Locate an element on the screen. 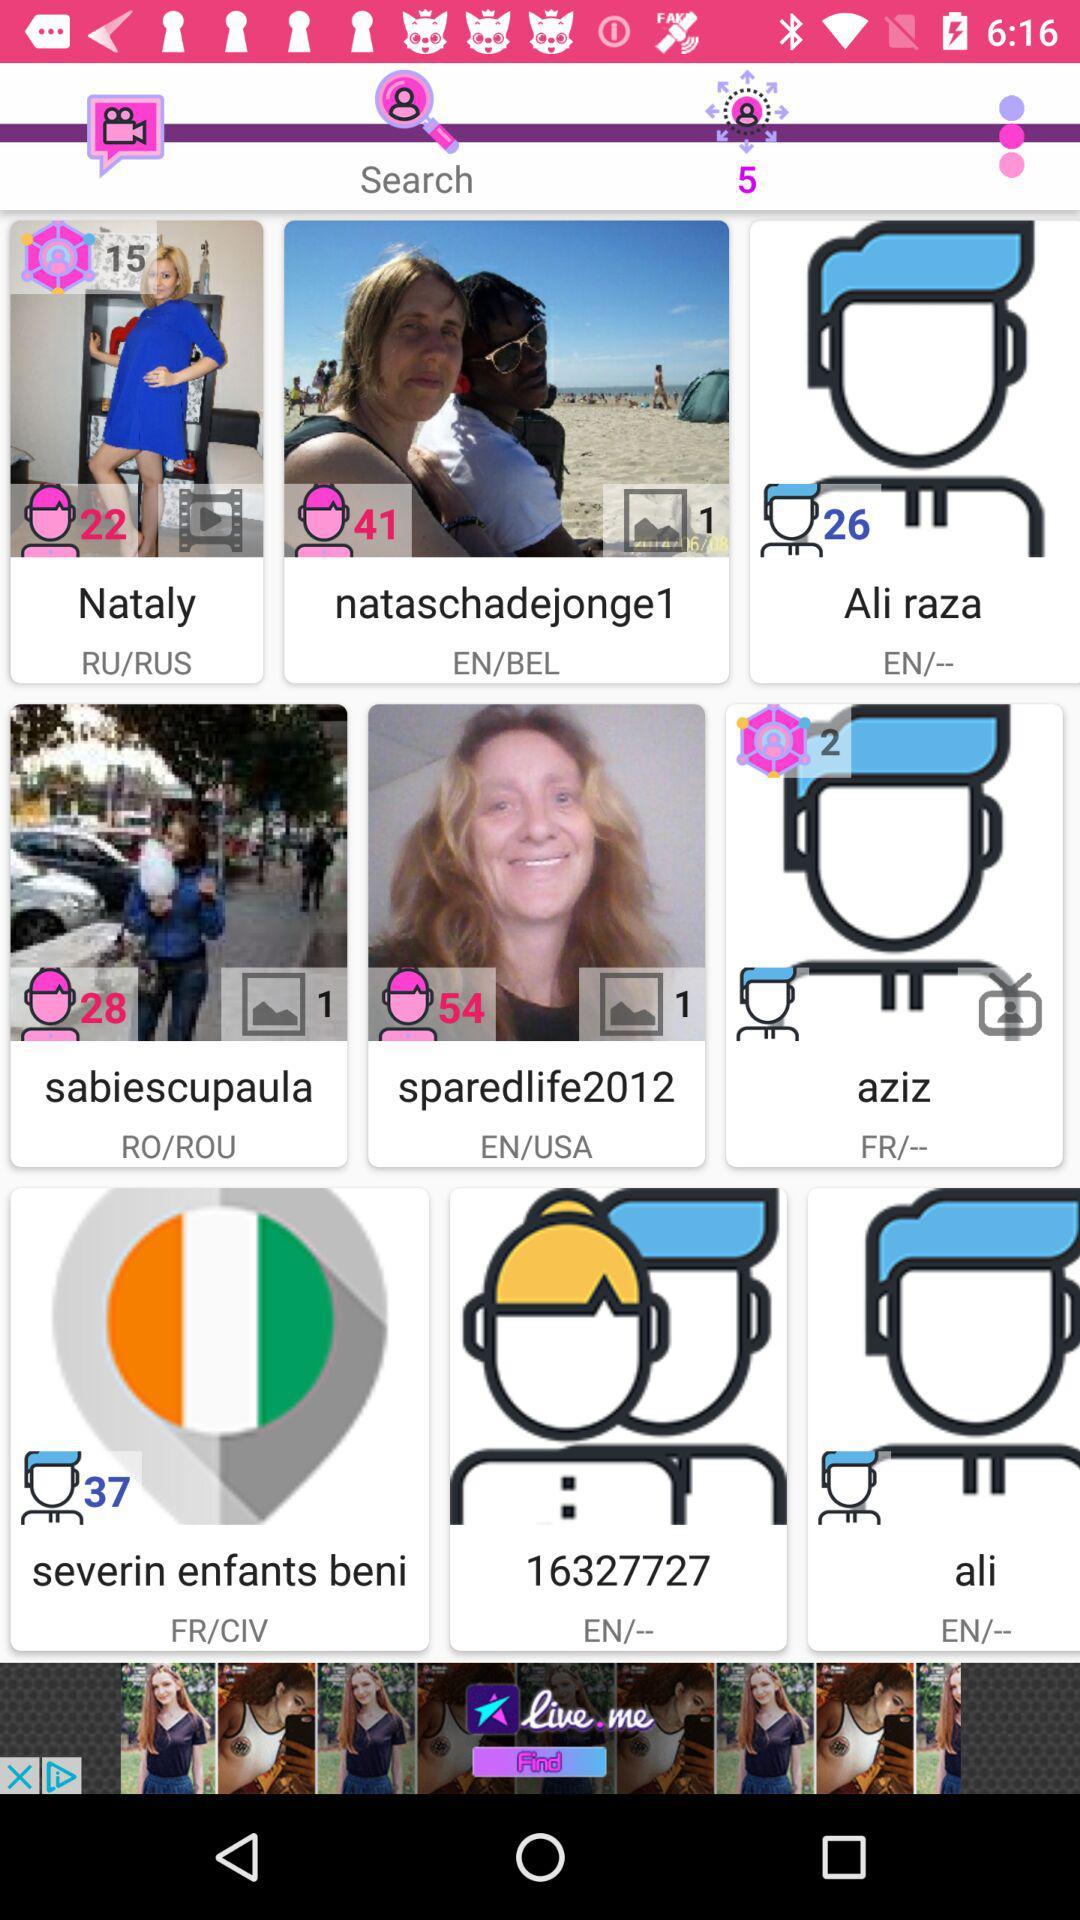 The image size is (1080, 1920). user is located at coordinates (943, 1356).